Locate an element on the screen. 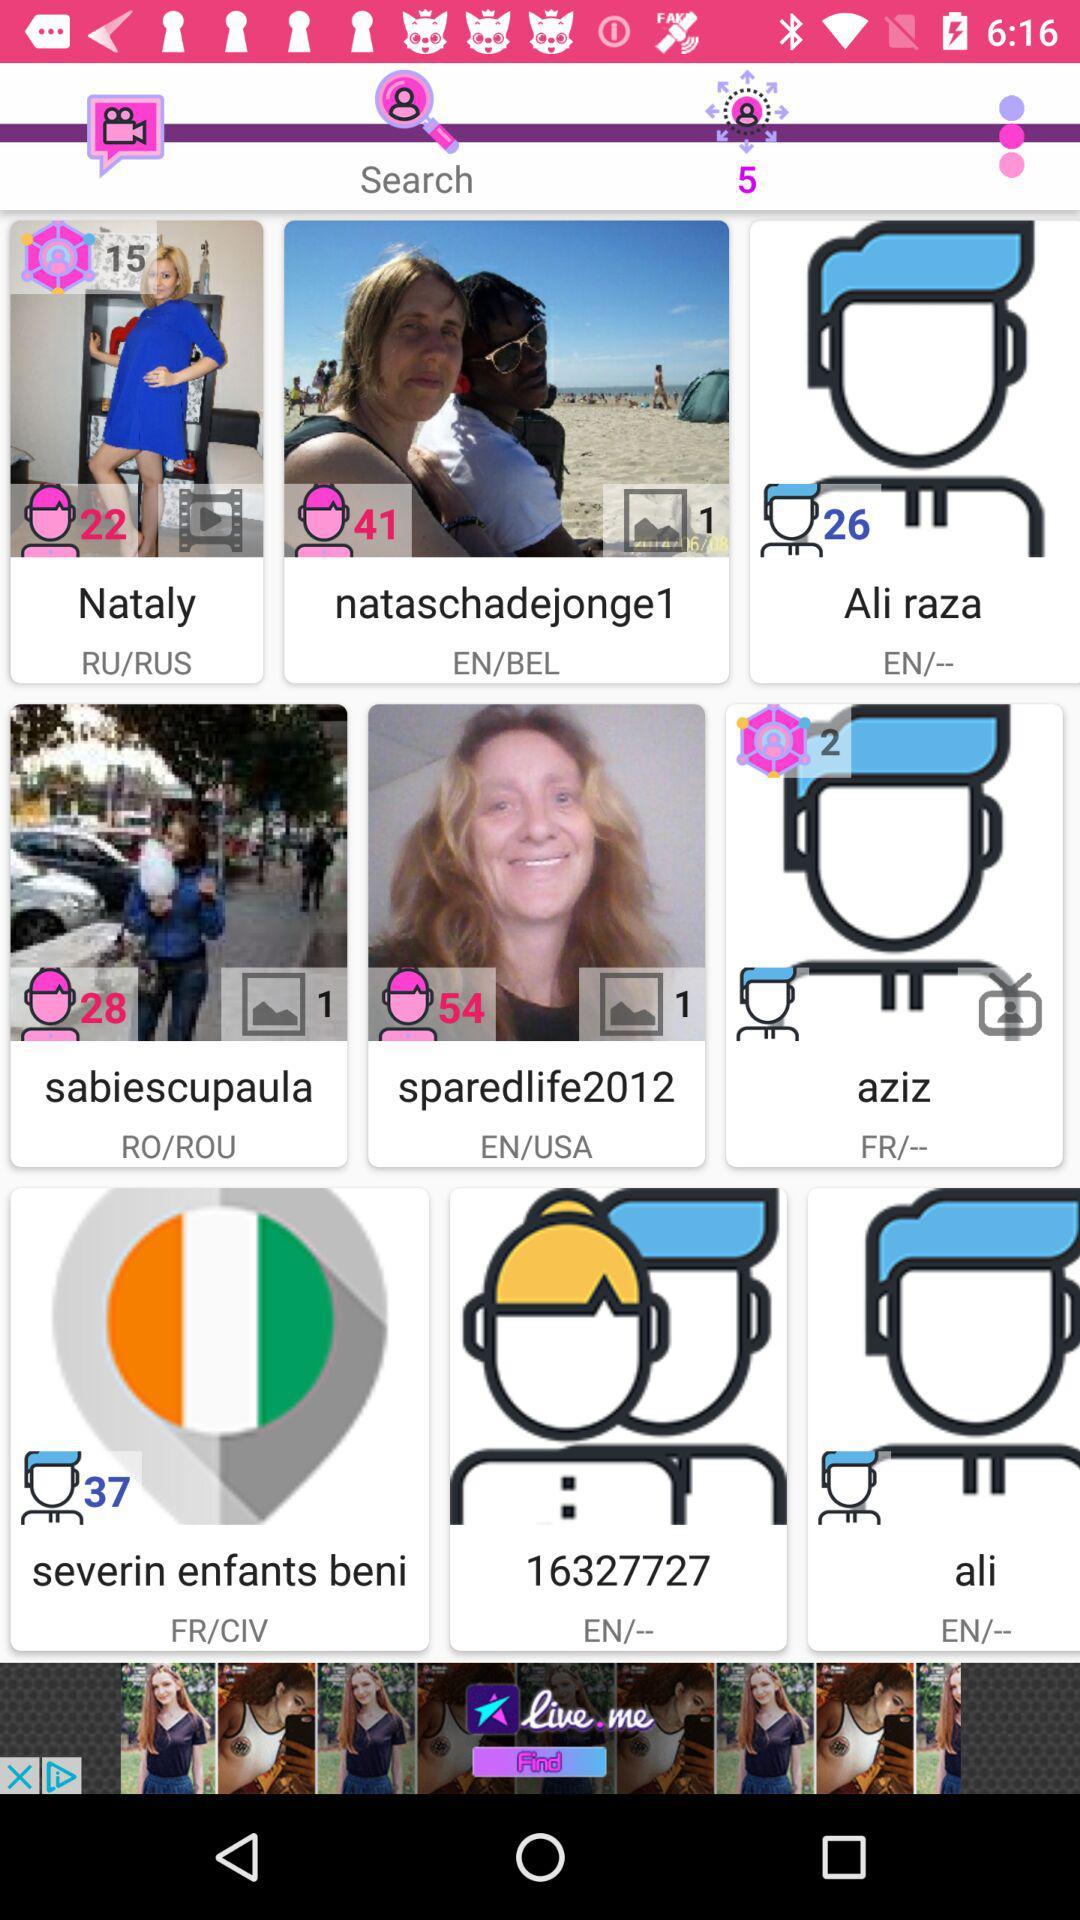 The image size is (1080, 1920). user is located at coordinates (943, 1356).